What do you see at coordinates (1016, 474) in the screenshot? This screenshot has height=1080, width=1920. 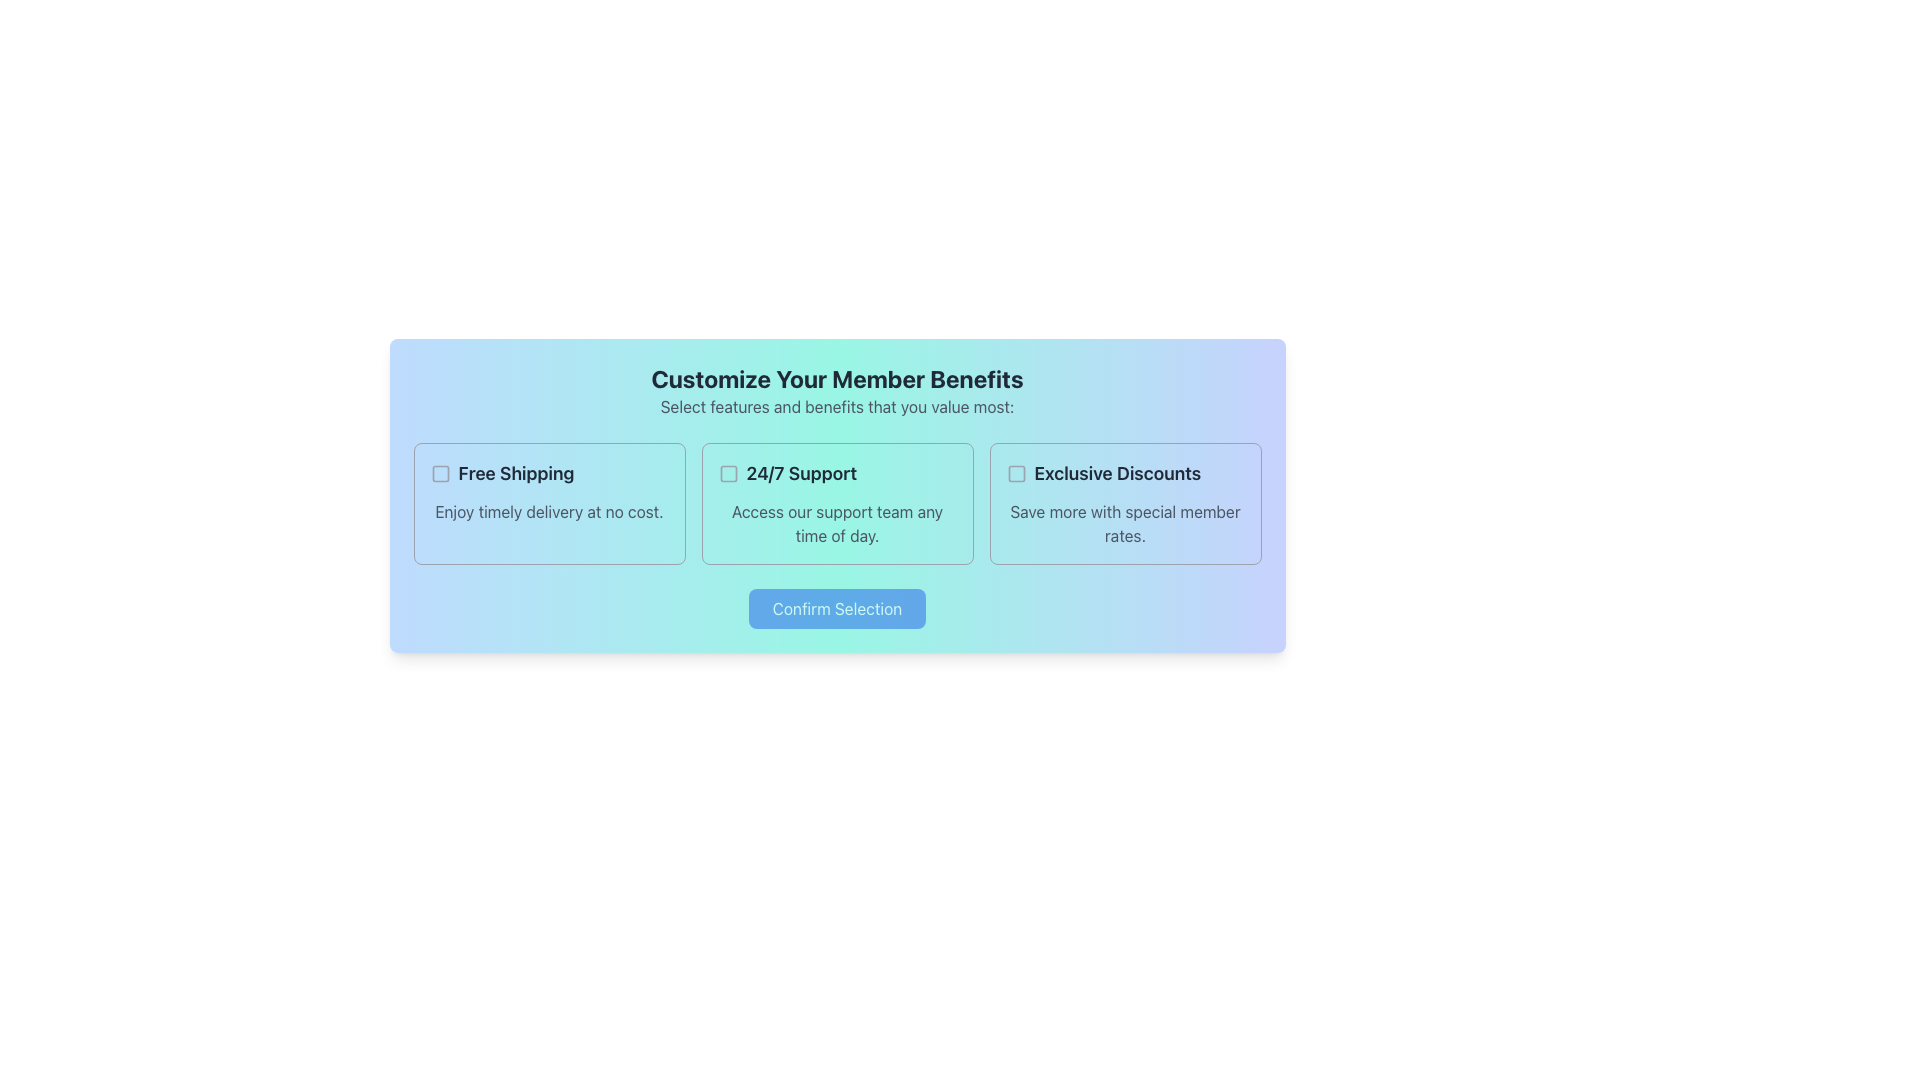 I see `the checkbox element that is part of the 'Exclusive Discounts' option to trigger any hover effects` at bounding box center [1016, 474].